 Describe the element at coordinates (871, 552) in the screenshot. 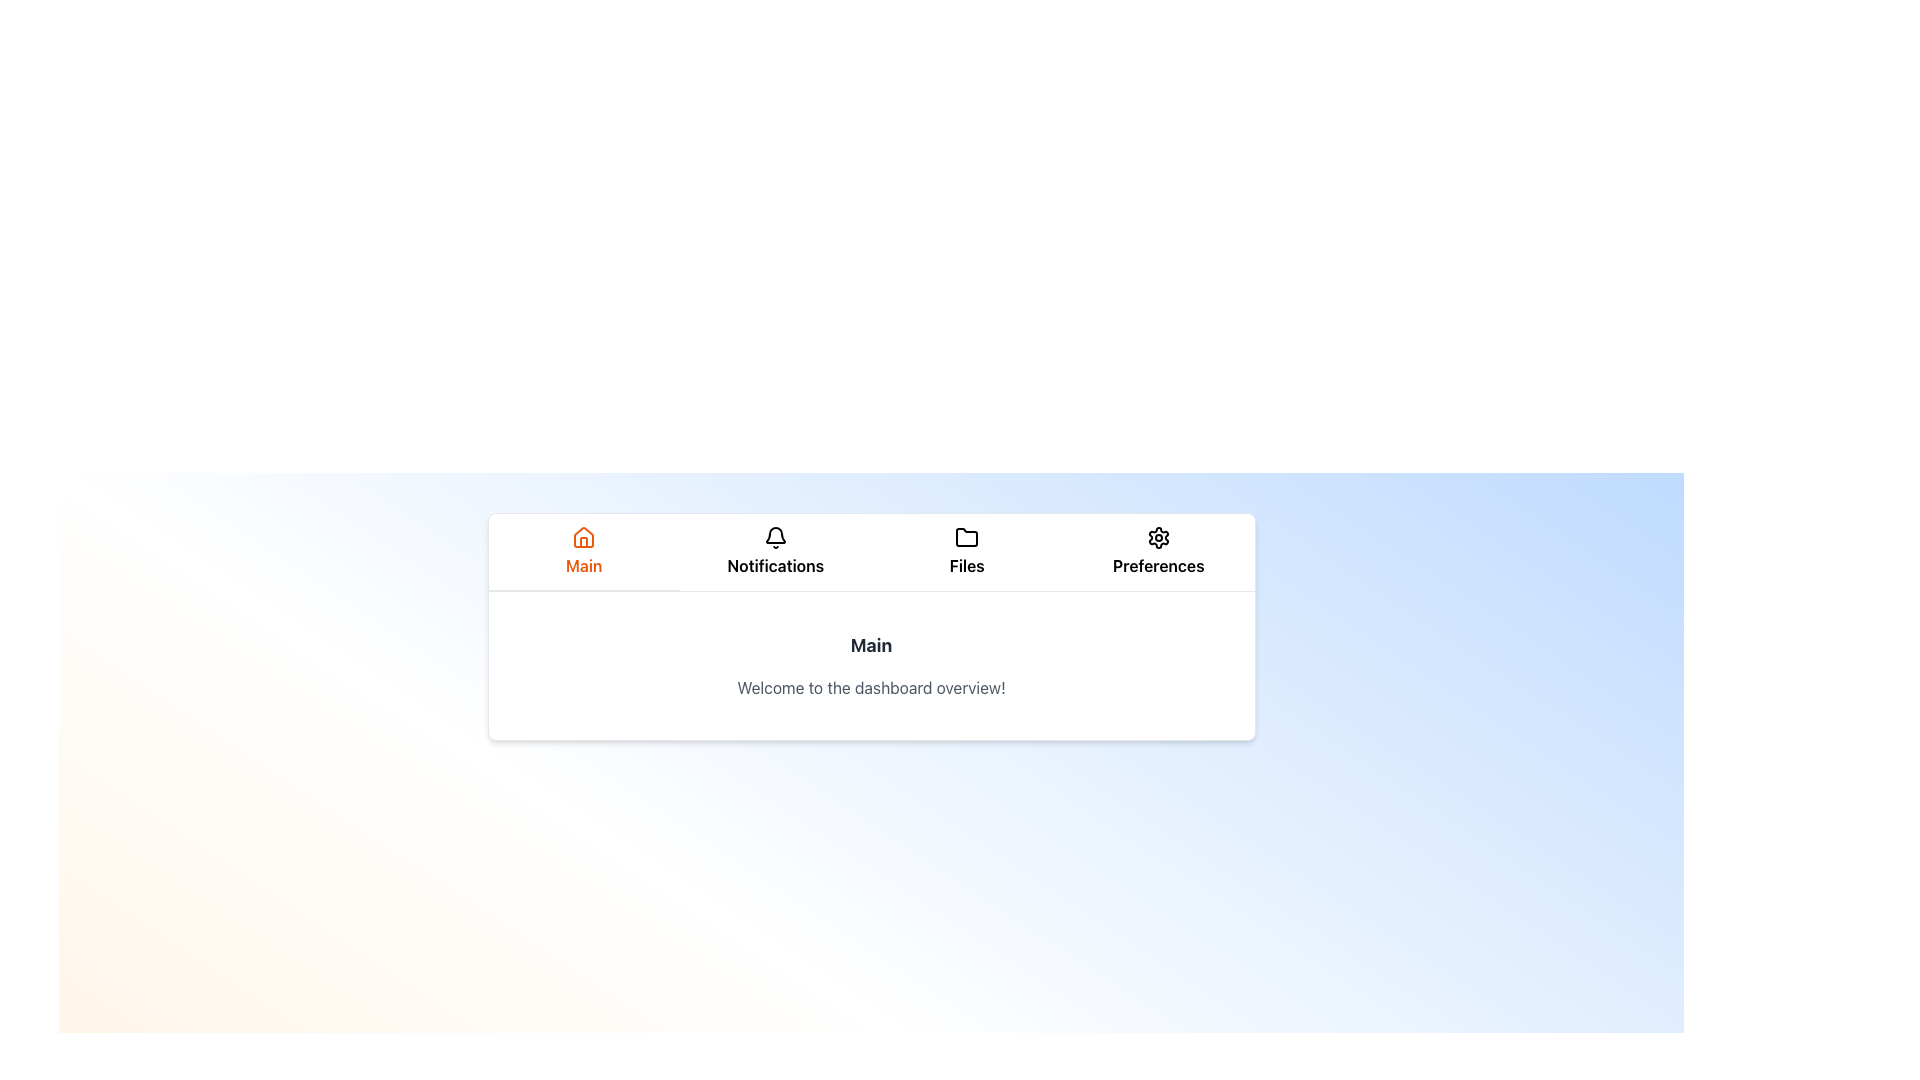

I see `the Tabbed Navigation Menu` at that location.